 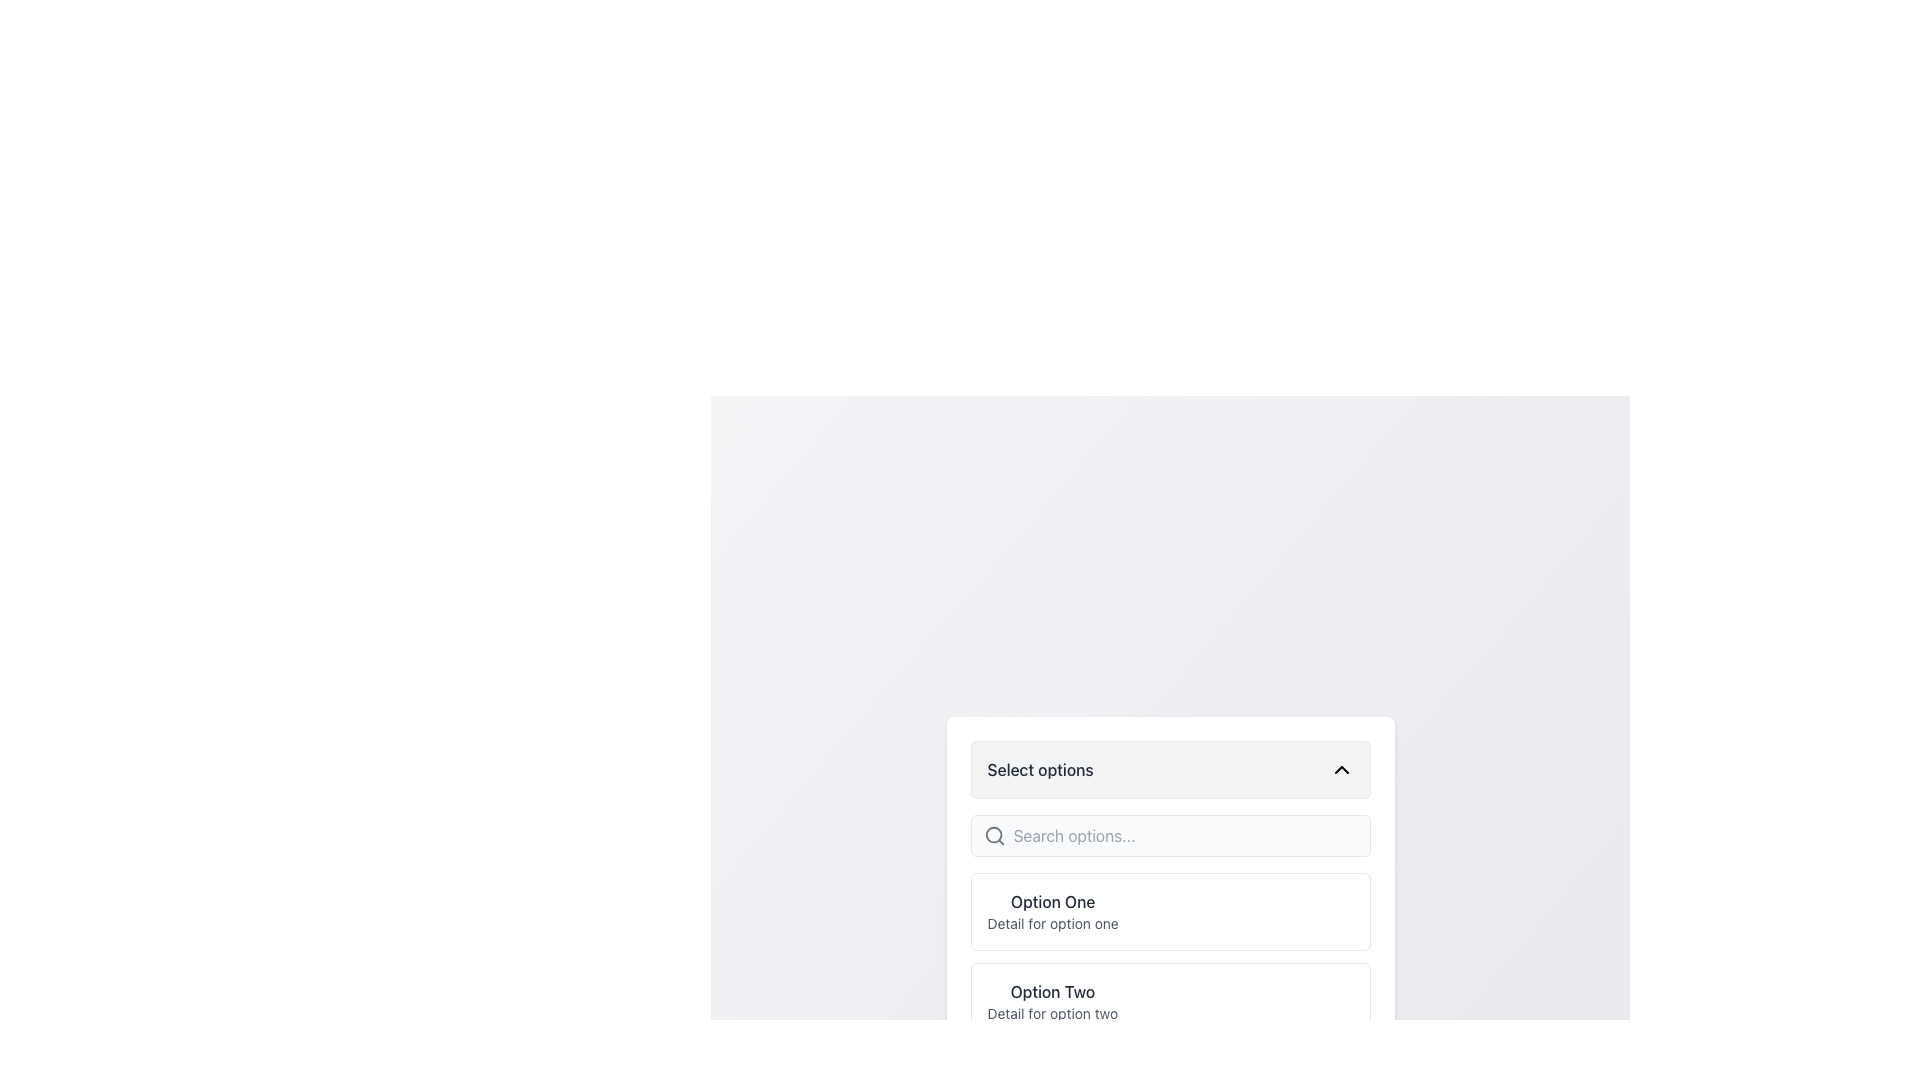 I want to click on text label providing additional information related to the 'Option Two' selection in the dropdown menu located at the lower right portion beneath the 'Select options' label, so click(x=1051, y=1014).